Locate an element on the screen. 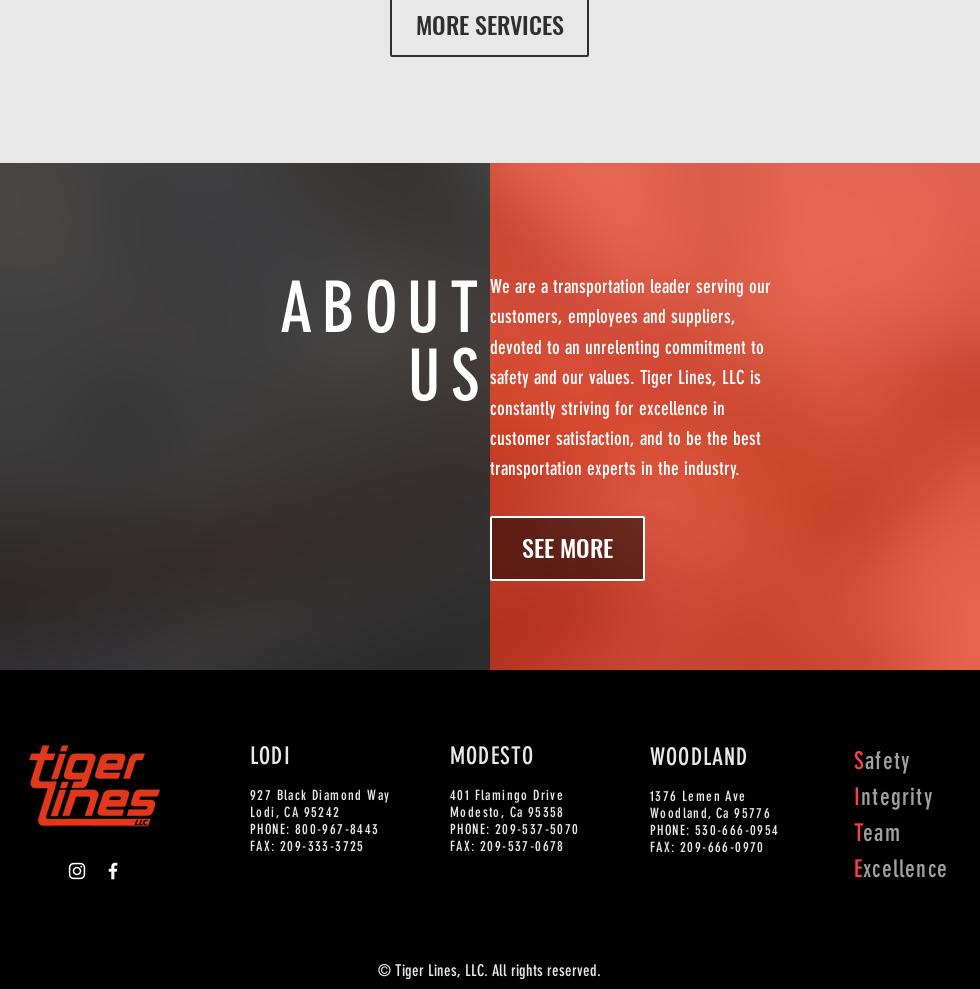 Image resolution: width=980 pixels, height=989 pixels. 'We are a transportation leader serving our customers, employees and suppliers, devoted to an unrelenting commitment to safety and our values. Tiger Lines, LLC is constantly striving for excellence in customer satisfaction, and to be the best transportation experts in the industry.' is located at coordinates (630, 376).